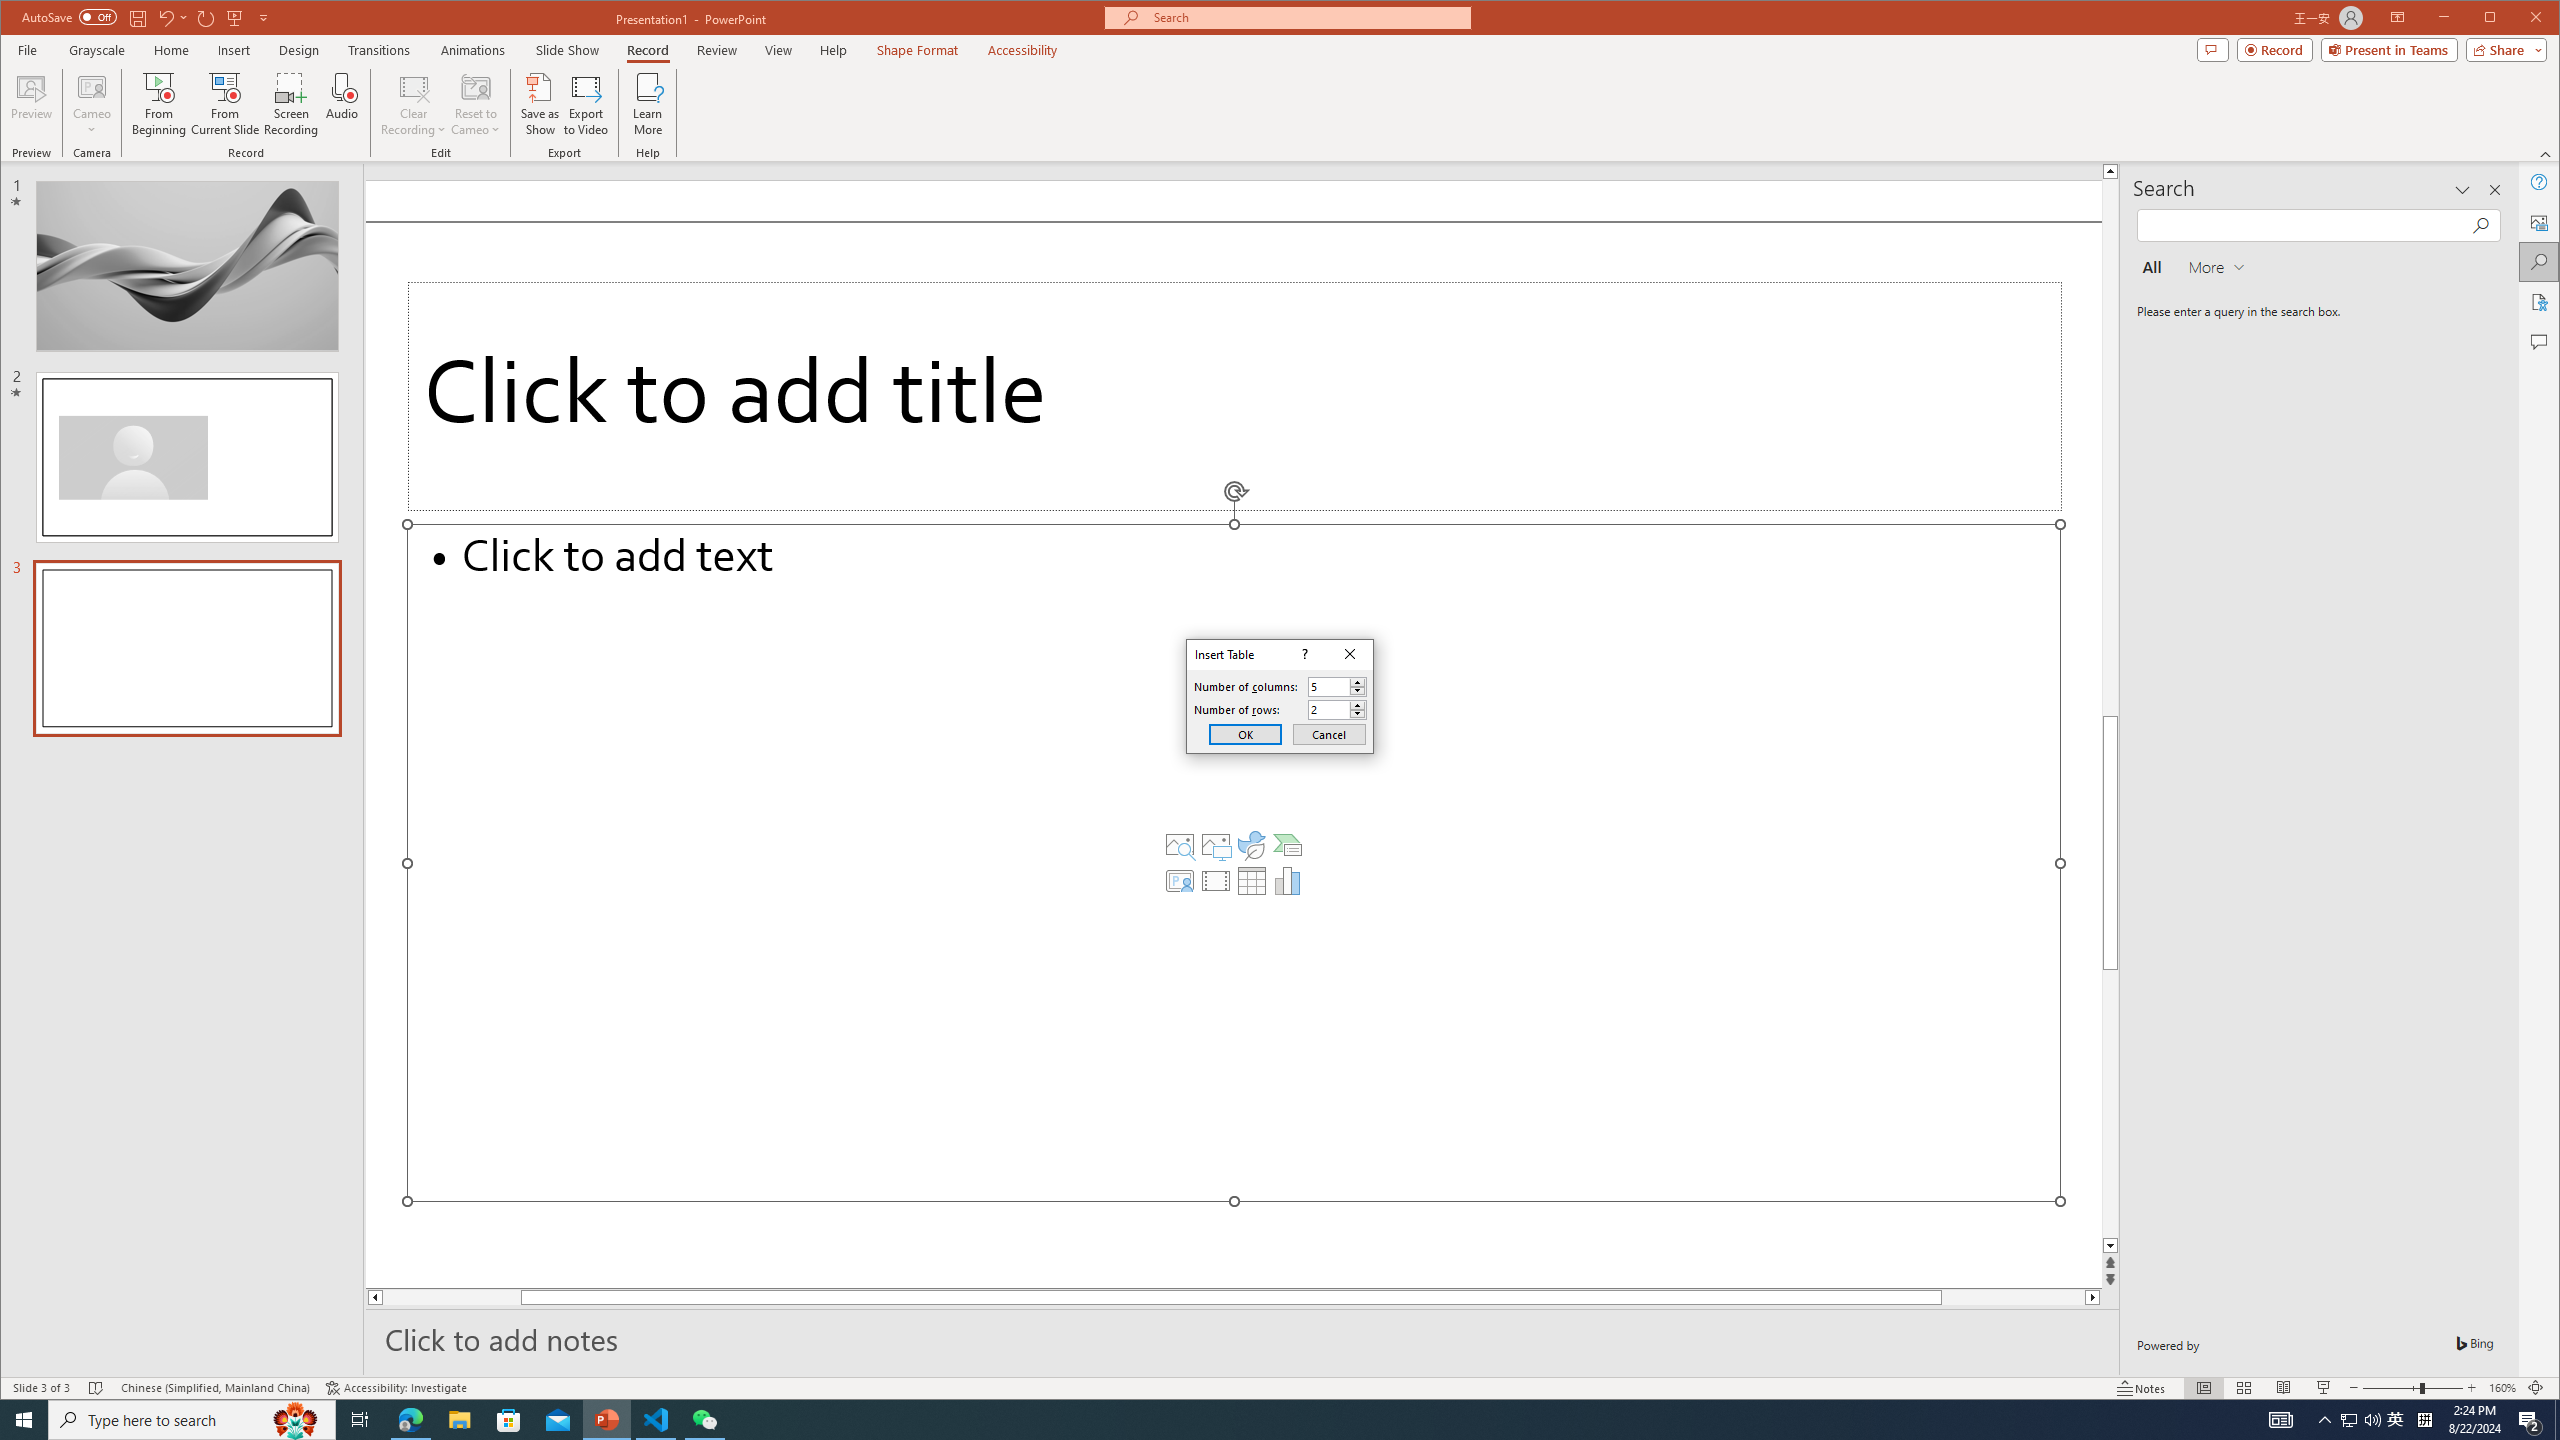 This screenshot has width=2560, height=1440. What do you see at coordinates (1337, 685) in the screenshot?
I see `'Number of columns'` at bounding box center [1337, 685].